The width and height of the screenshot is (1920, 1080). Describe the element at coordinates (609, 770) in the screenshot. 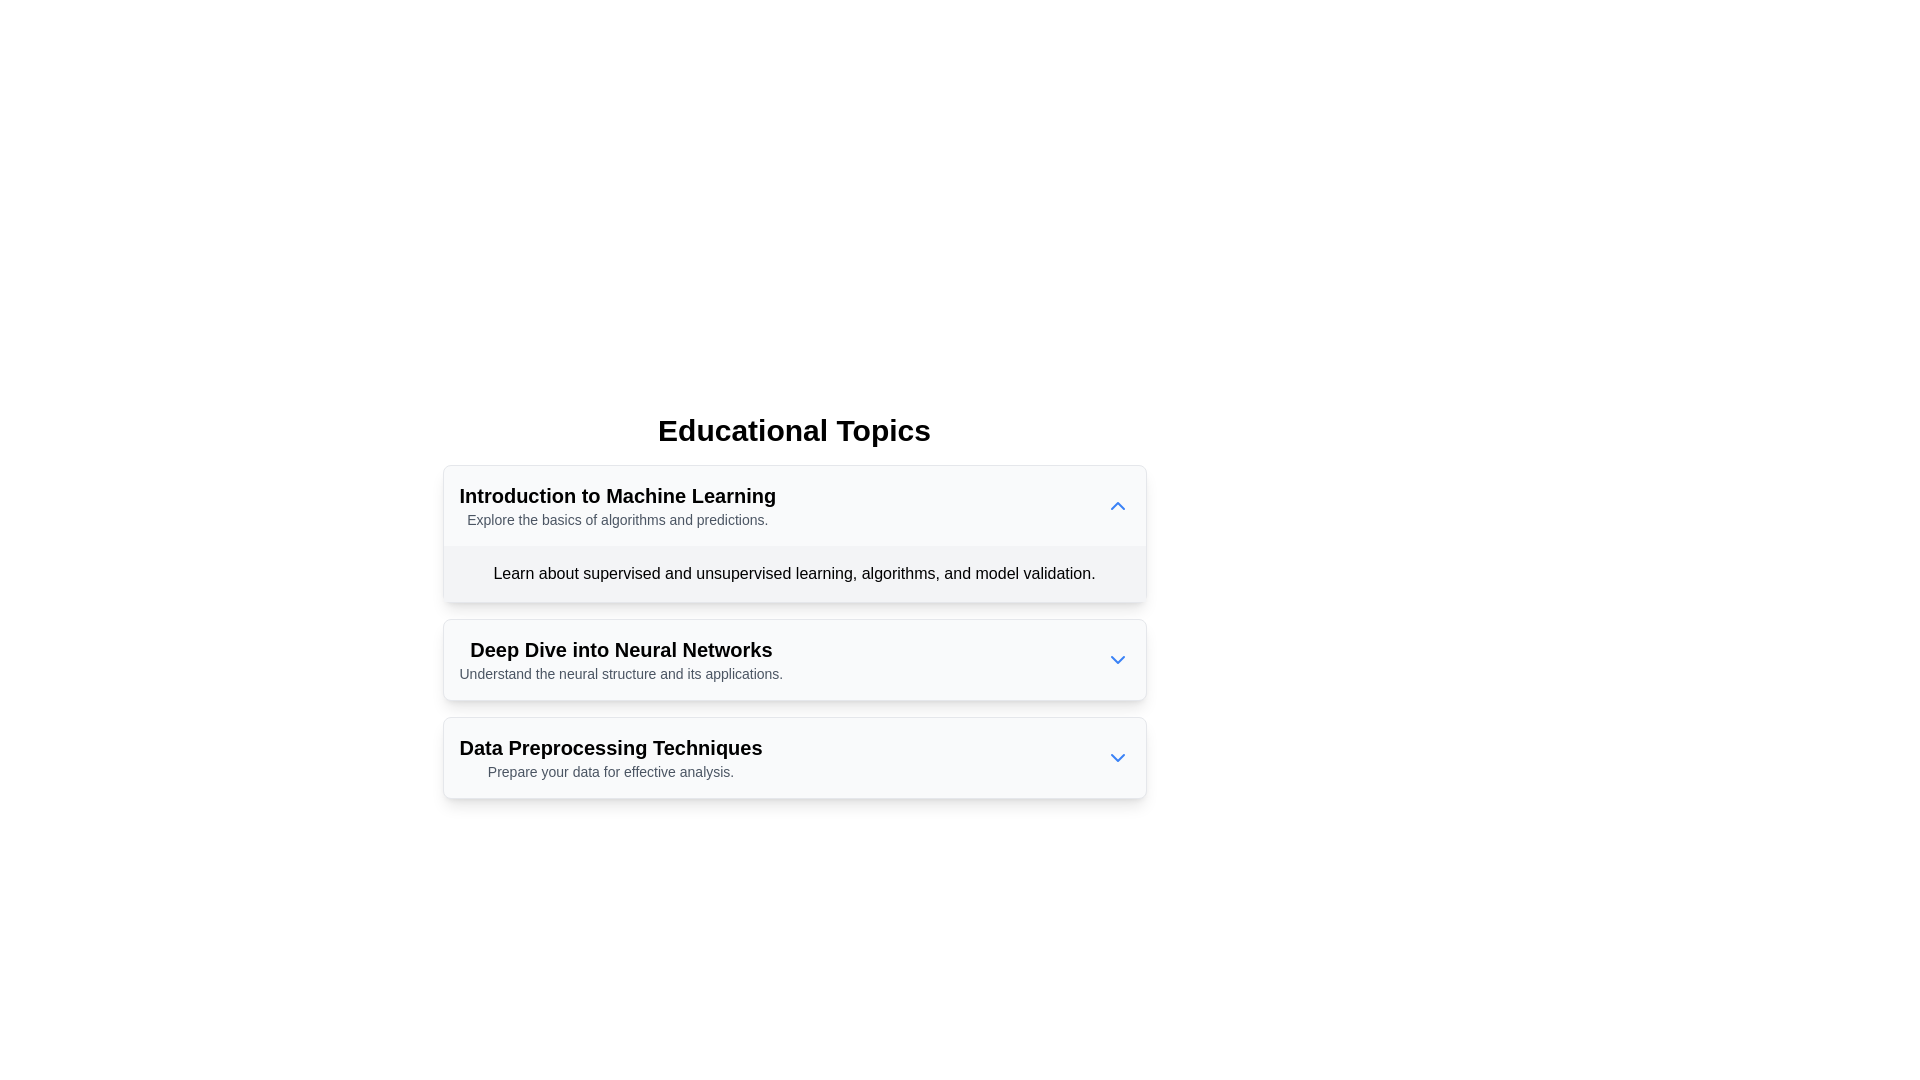

I see `the text label that reads 'Prepare your data for effective analysis.' which is positioned beneath the section header 'Data Preprocessing Techniques.'` at that location.